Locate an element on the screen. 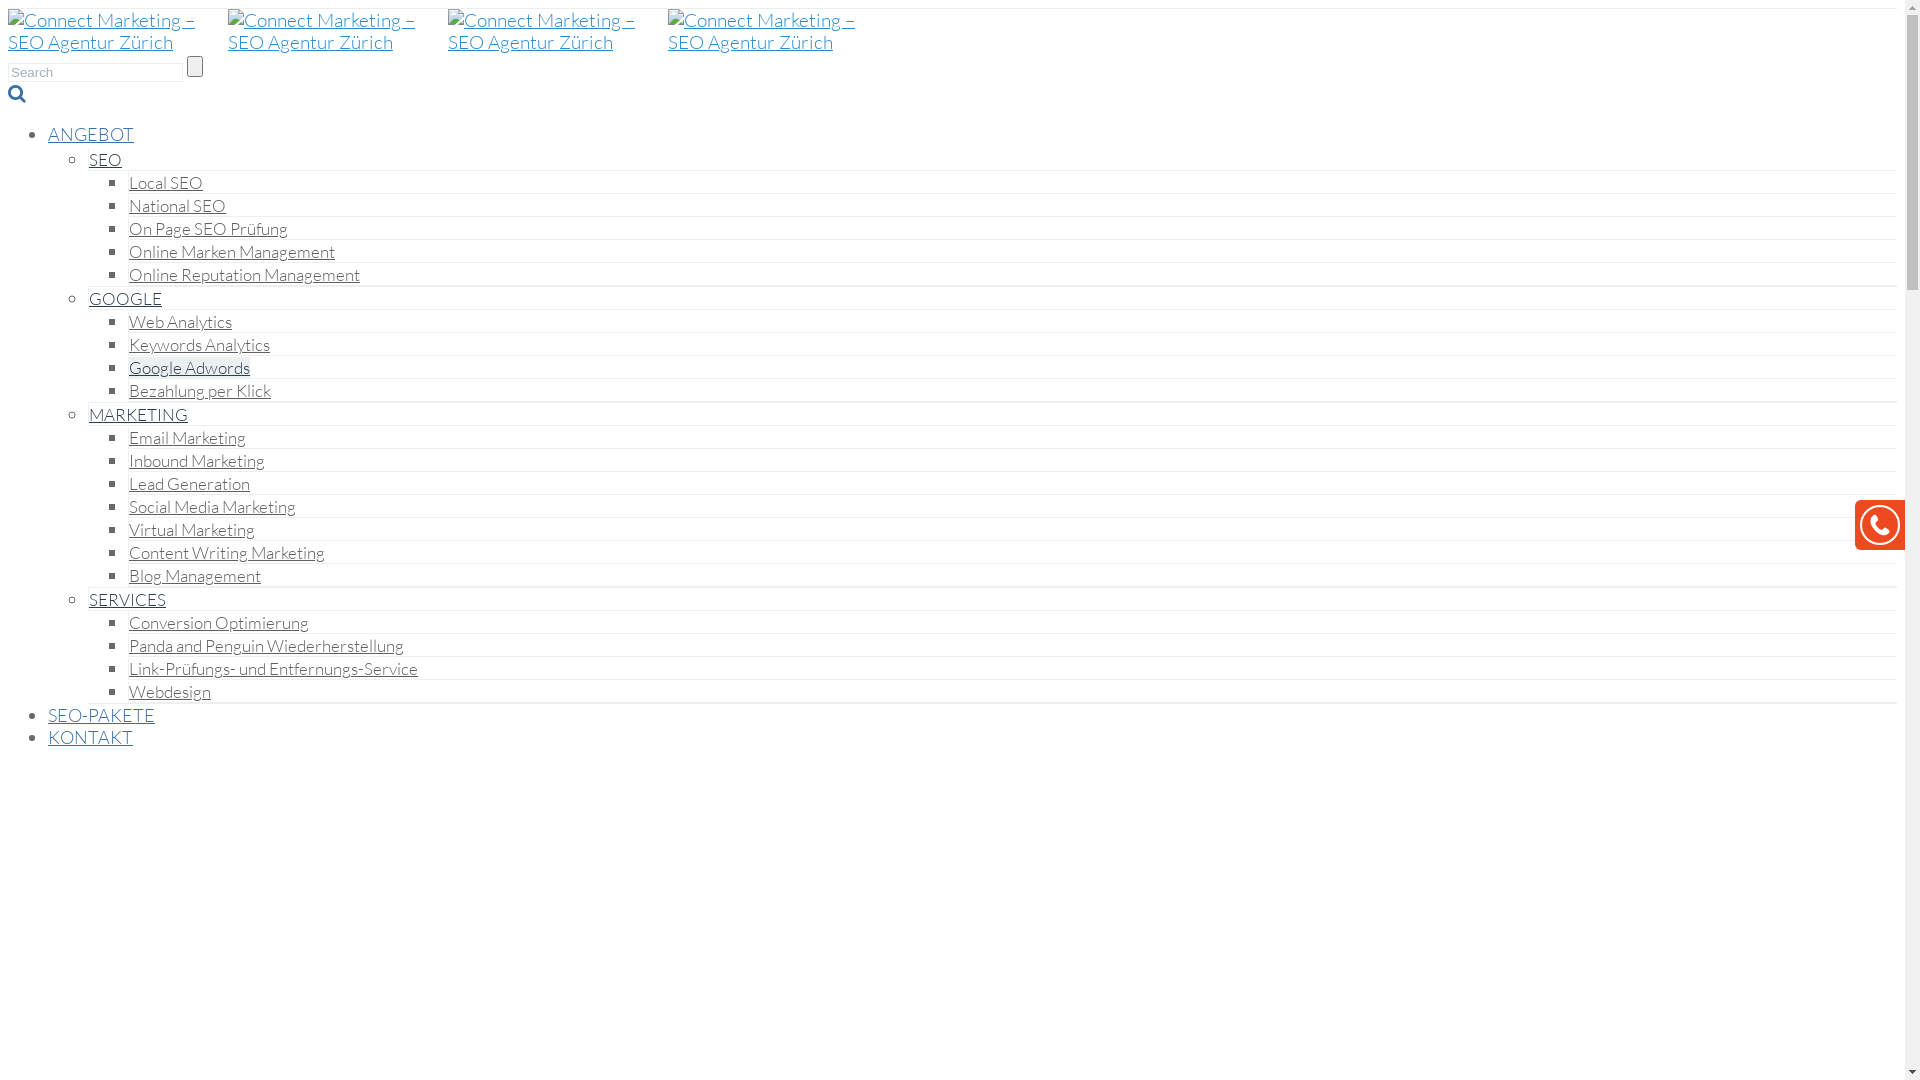  'Virtual Marketing' is located at coordinates (191, 528).